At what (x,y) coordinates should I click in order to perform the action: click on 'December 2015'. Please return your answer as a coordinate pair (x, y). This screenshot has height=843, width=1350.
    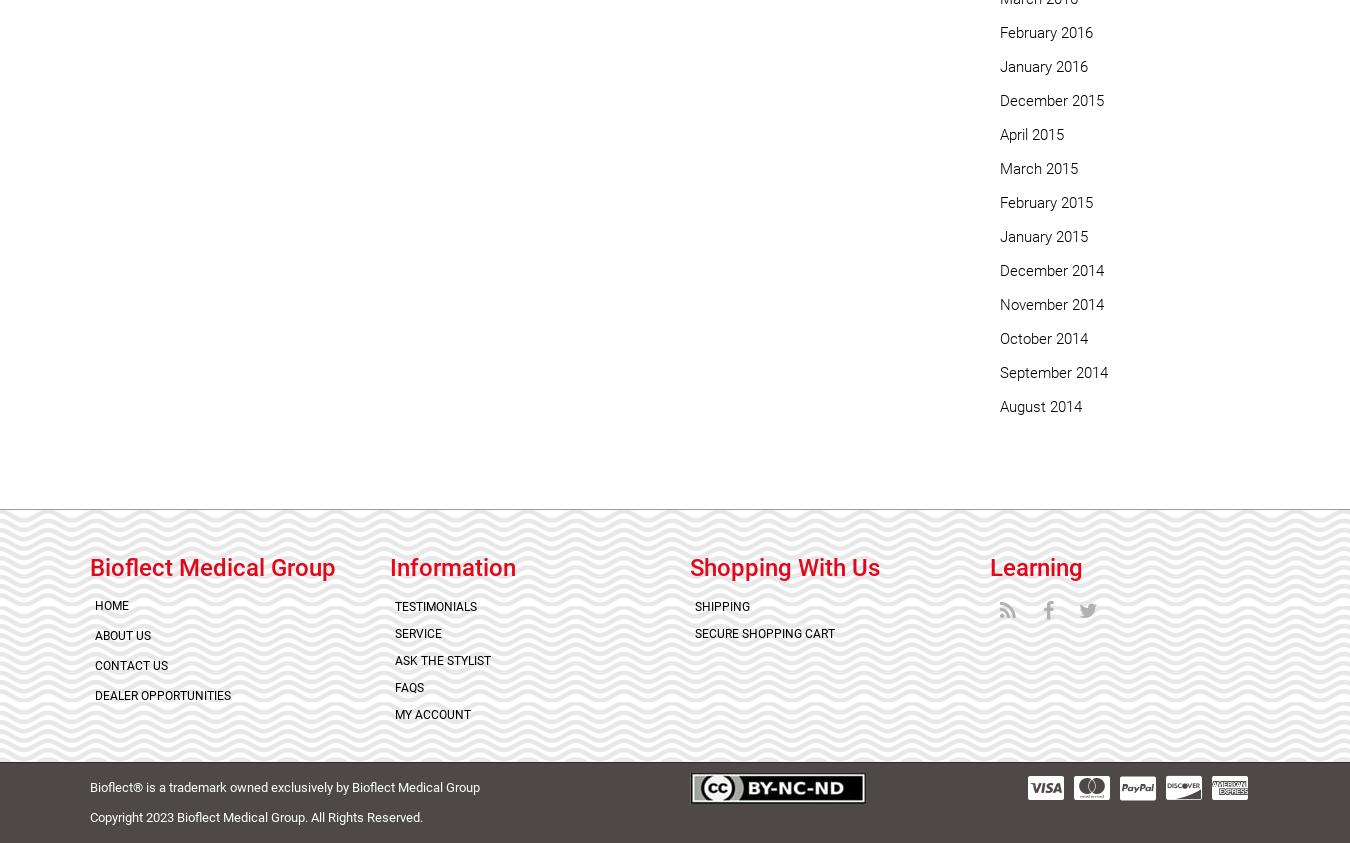
    Looking at the image, I should click on (1052, 98).